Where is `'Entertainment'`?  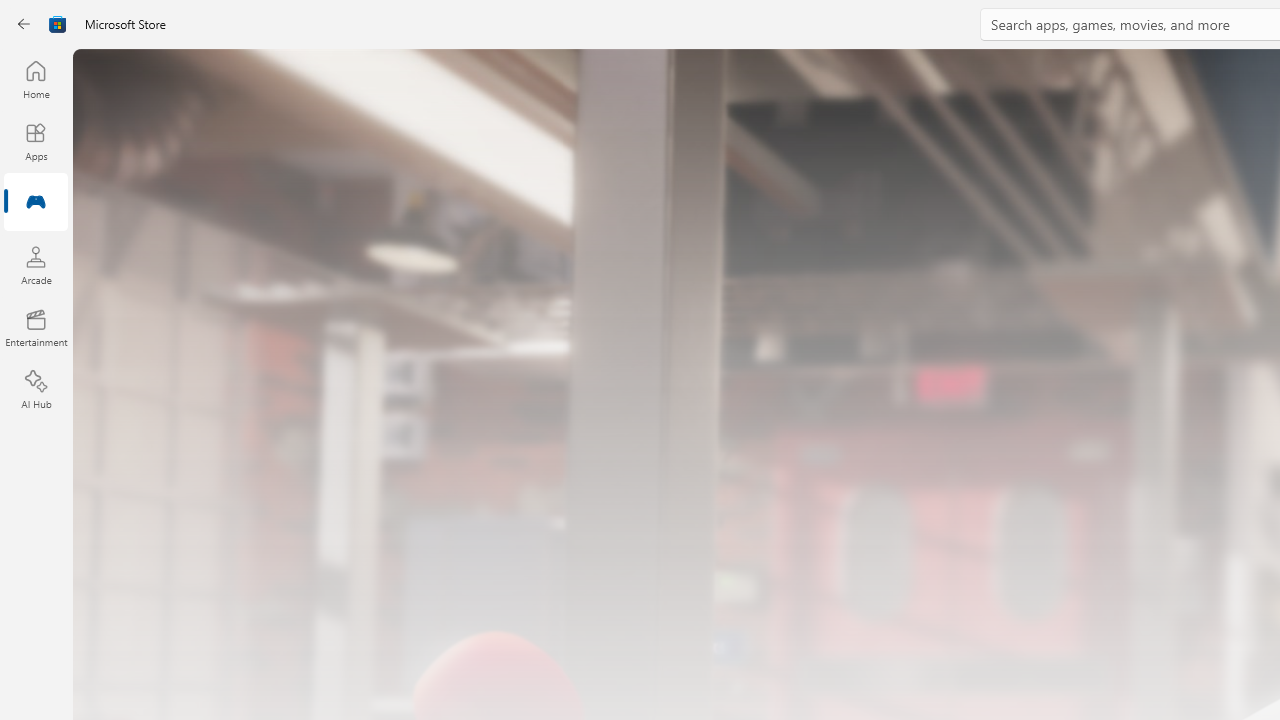 'Entertainment' is located at coordinates (35, 326).